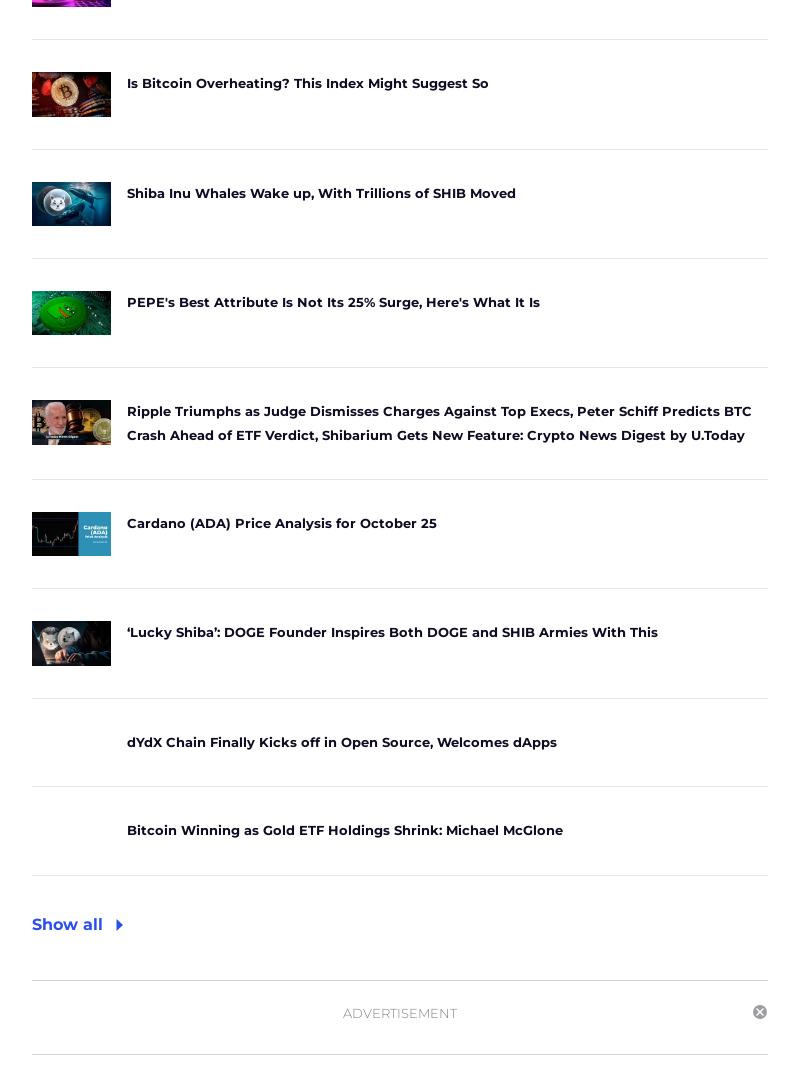  I want to click on '‘Lucky Shiba’: DOGE Founder Inspires Both DOGE and SHIB Armies With This', so click(126, 631).